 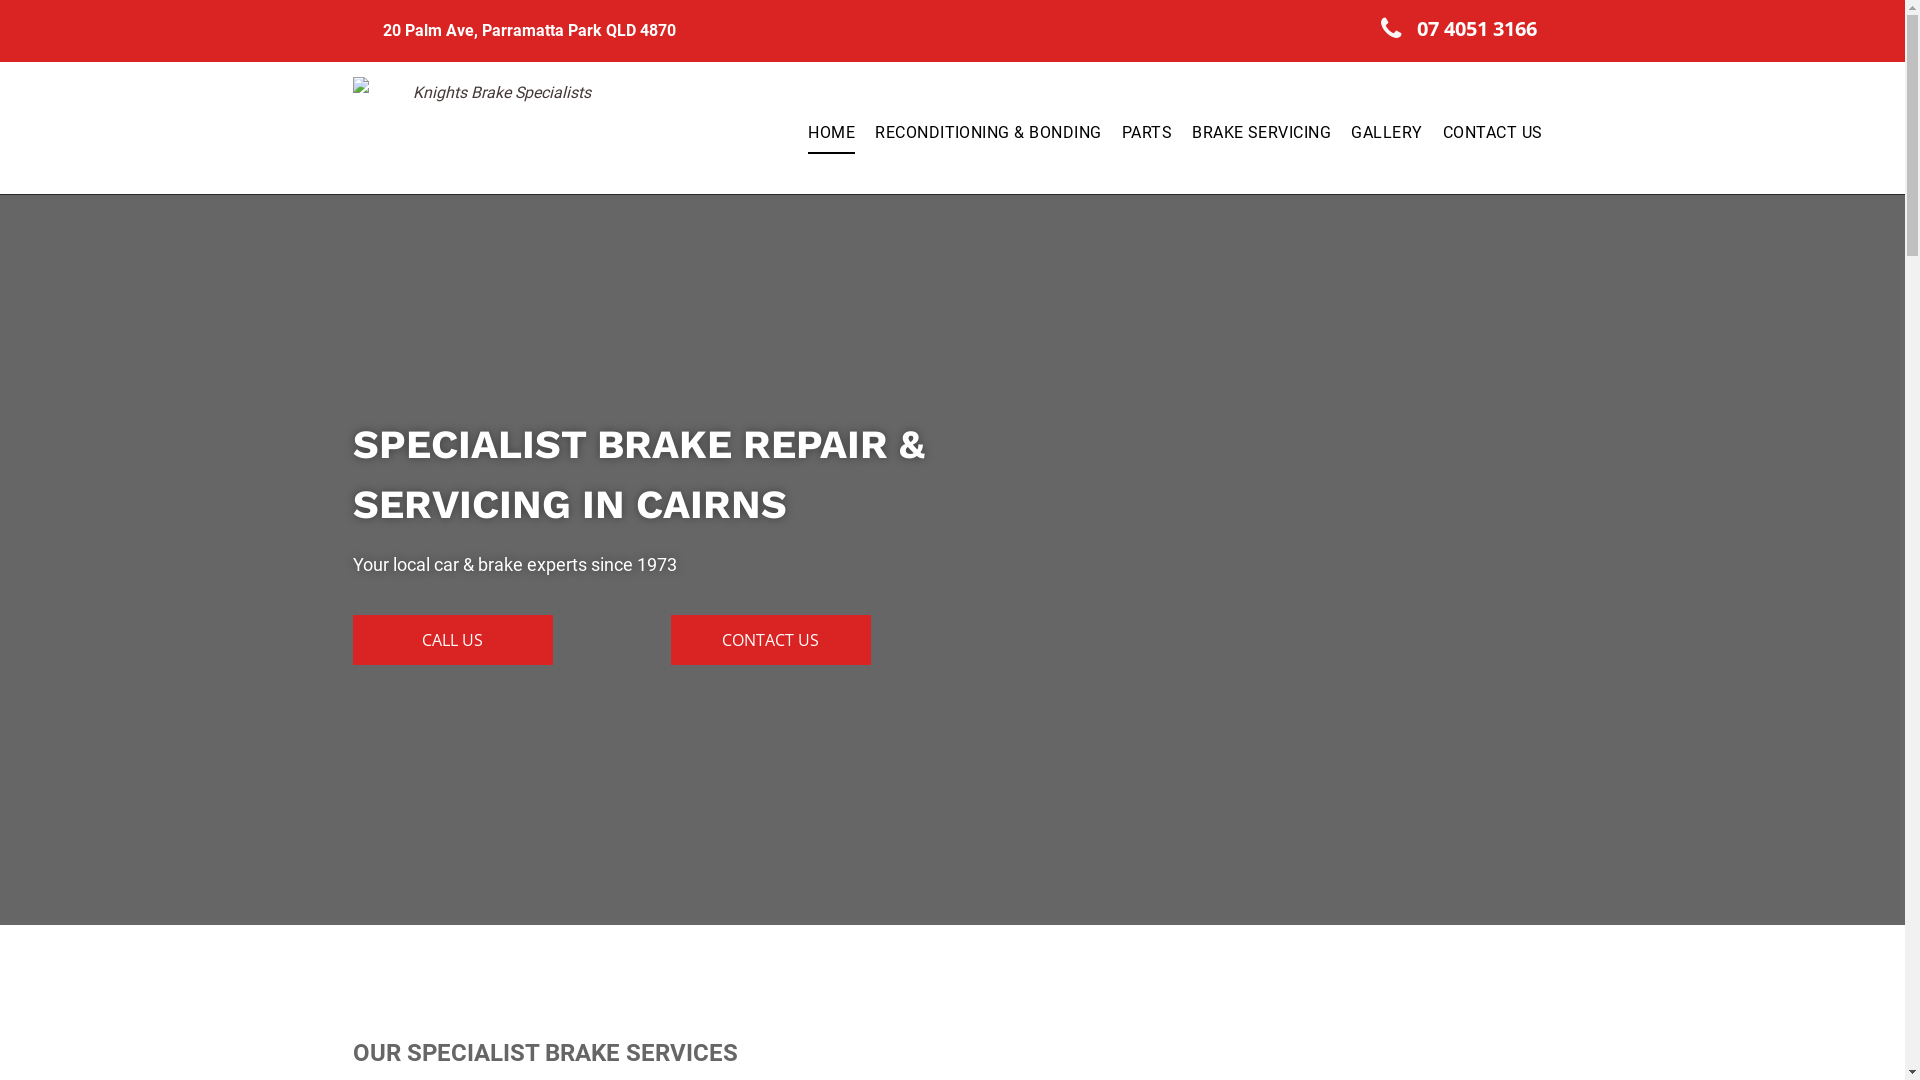 I want to click on '20 Palm Ave, Parramatta Park QLD 4870', so click(x=528, y=30).